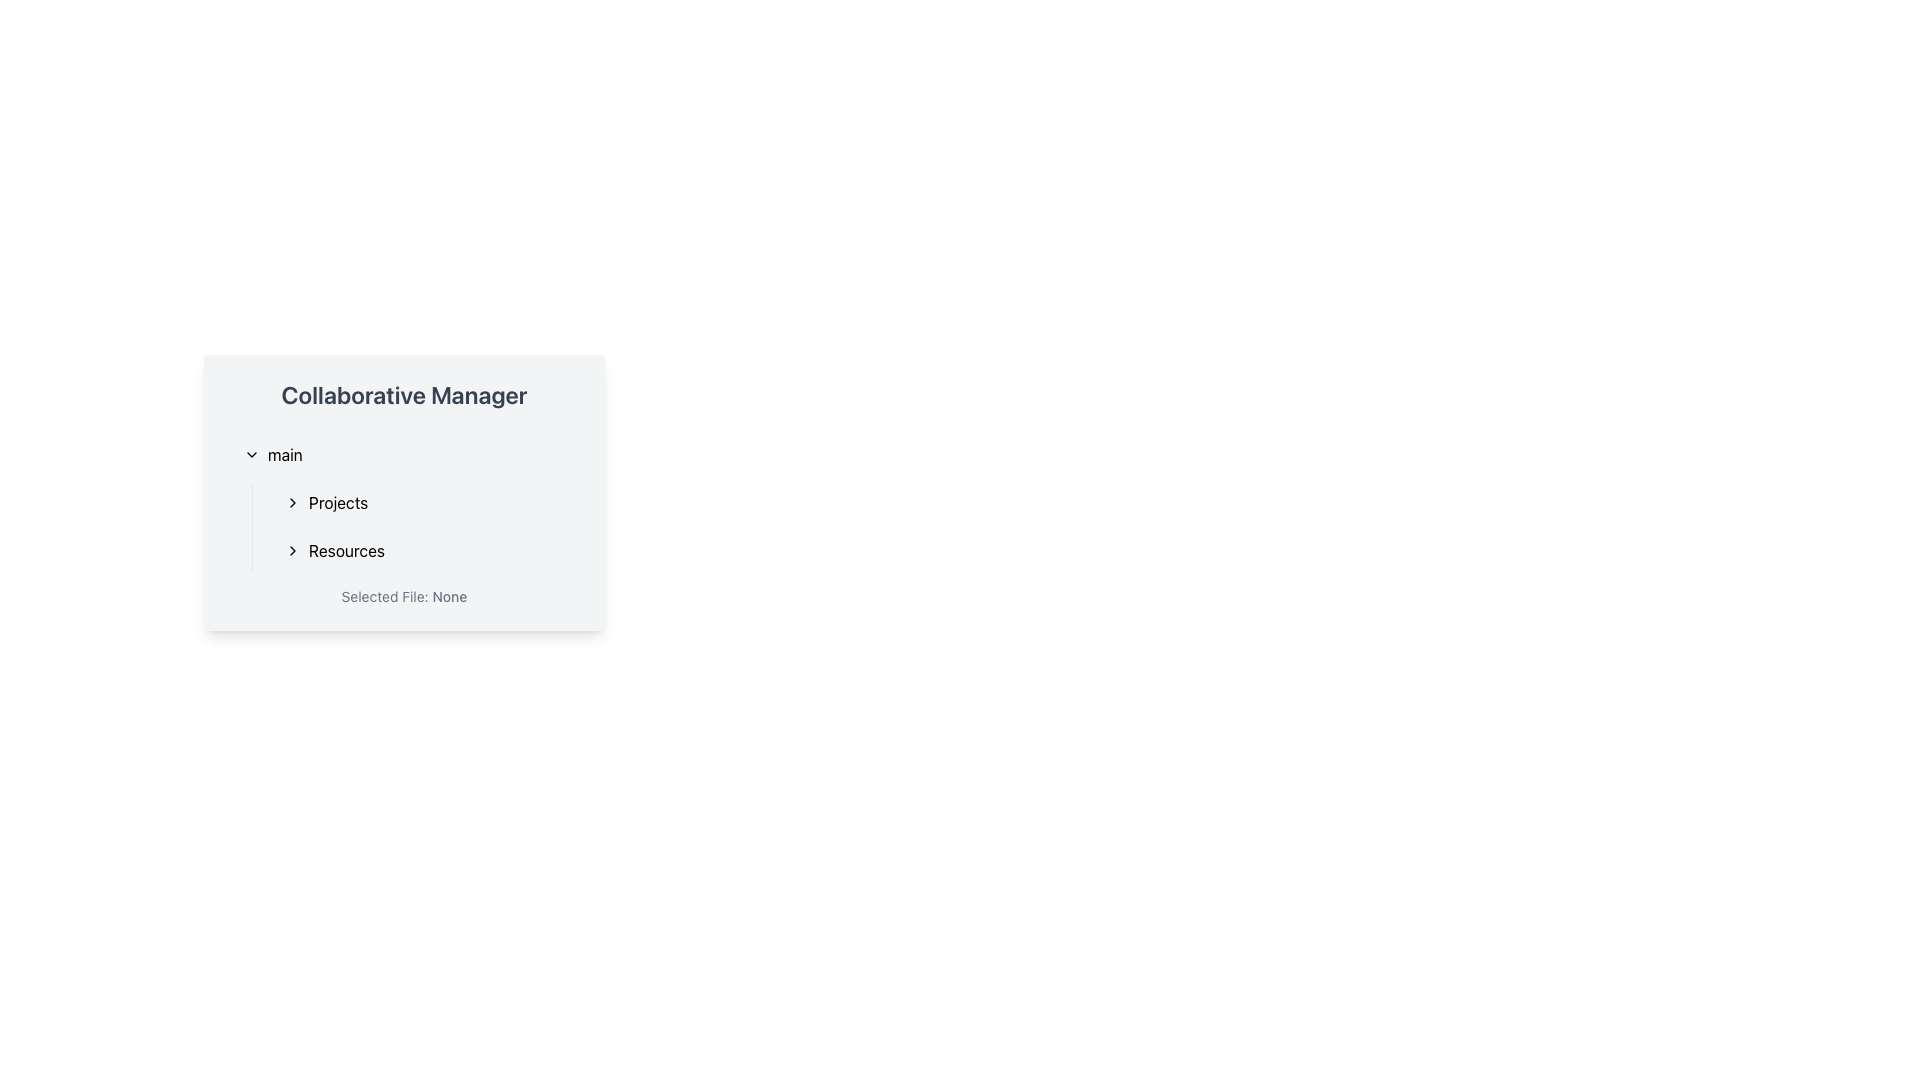 The width and height of the screenshot is (1920, 1080). What do you see at coordinates (424, 501) in the screenshot?
I see `the navigational menu item labeled 'Projects'` at bounding box center [424, 501].